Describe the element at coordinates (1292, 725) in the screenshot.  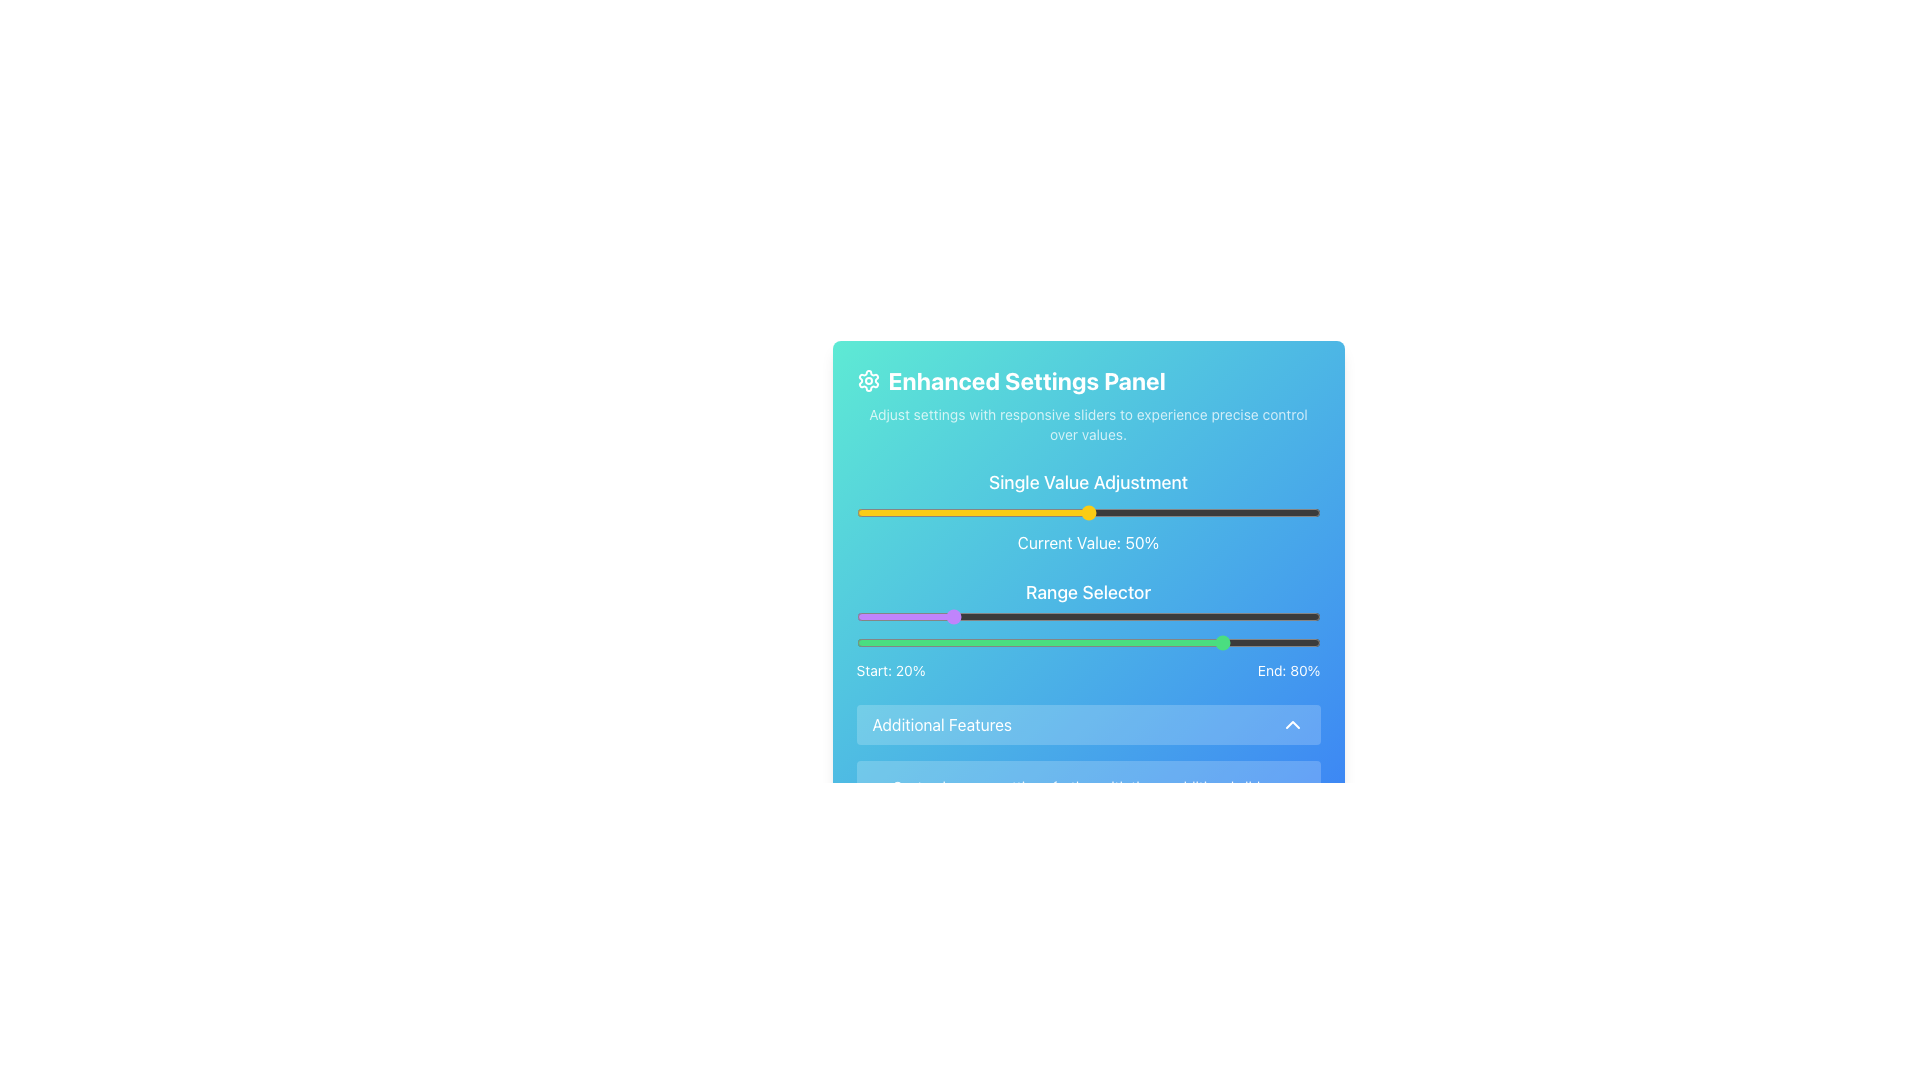
I see `the upward-facing chevron icon on the blue background next to the 'Additional Features' text` at that location.